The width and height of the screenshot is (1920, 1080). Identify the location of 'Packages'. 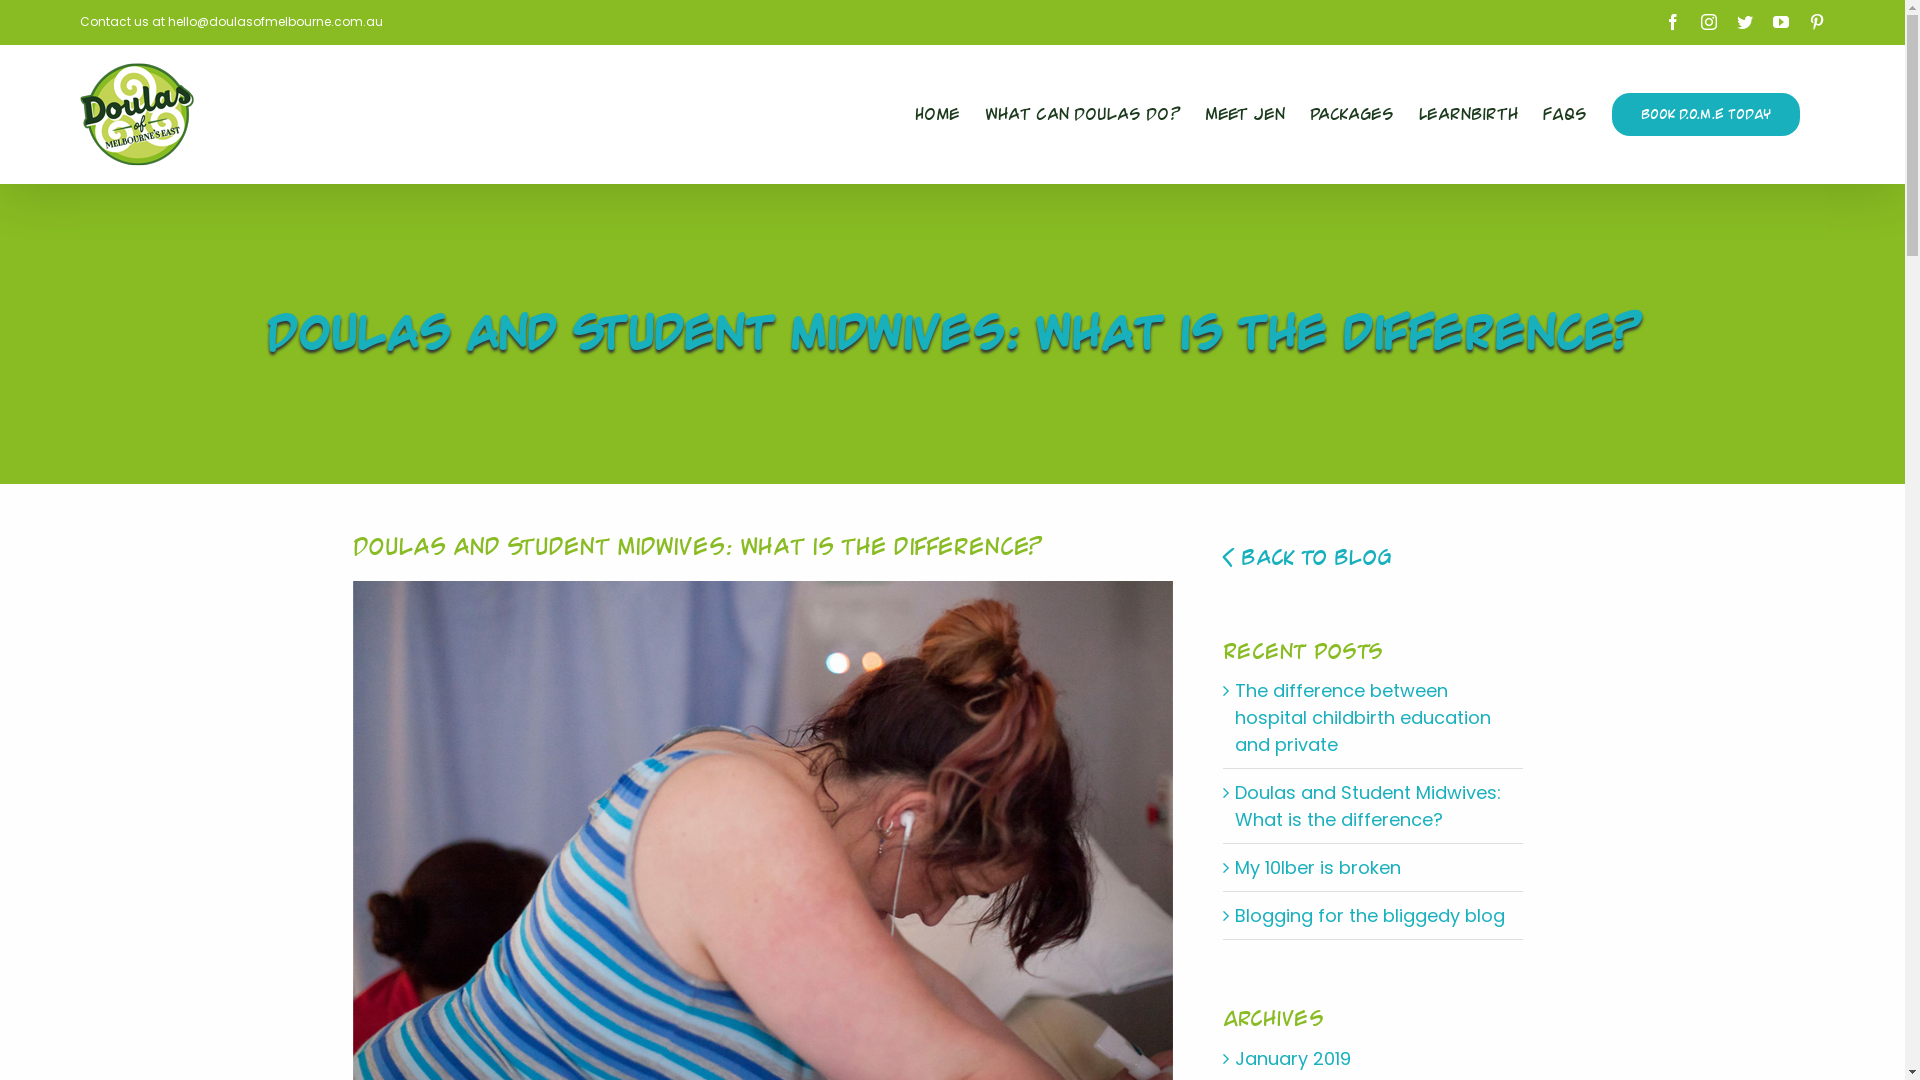
(1352, 114).